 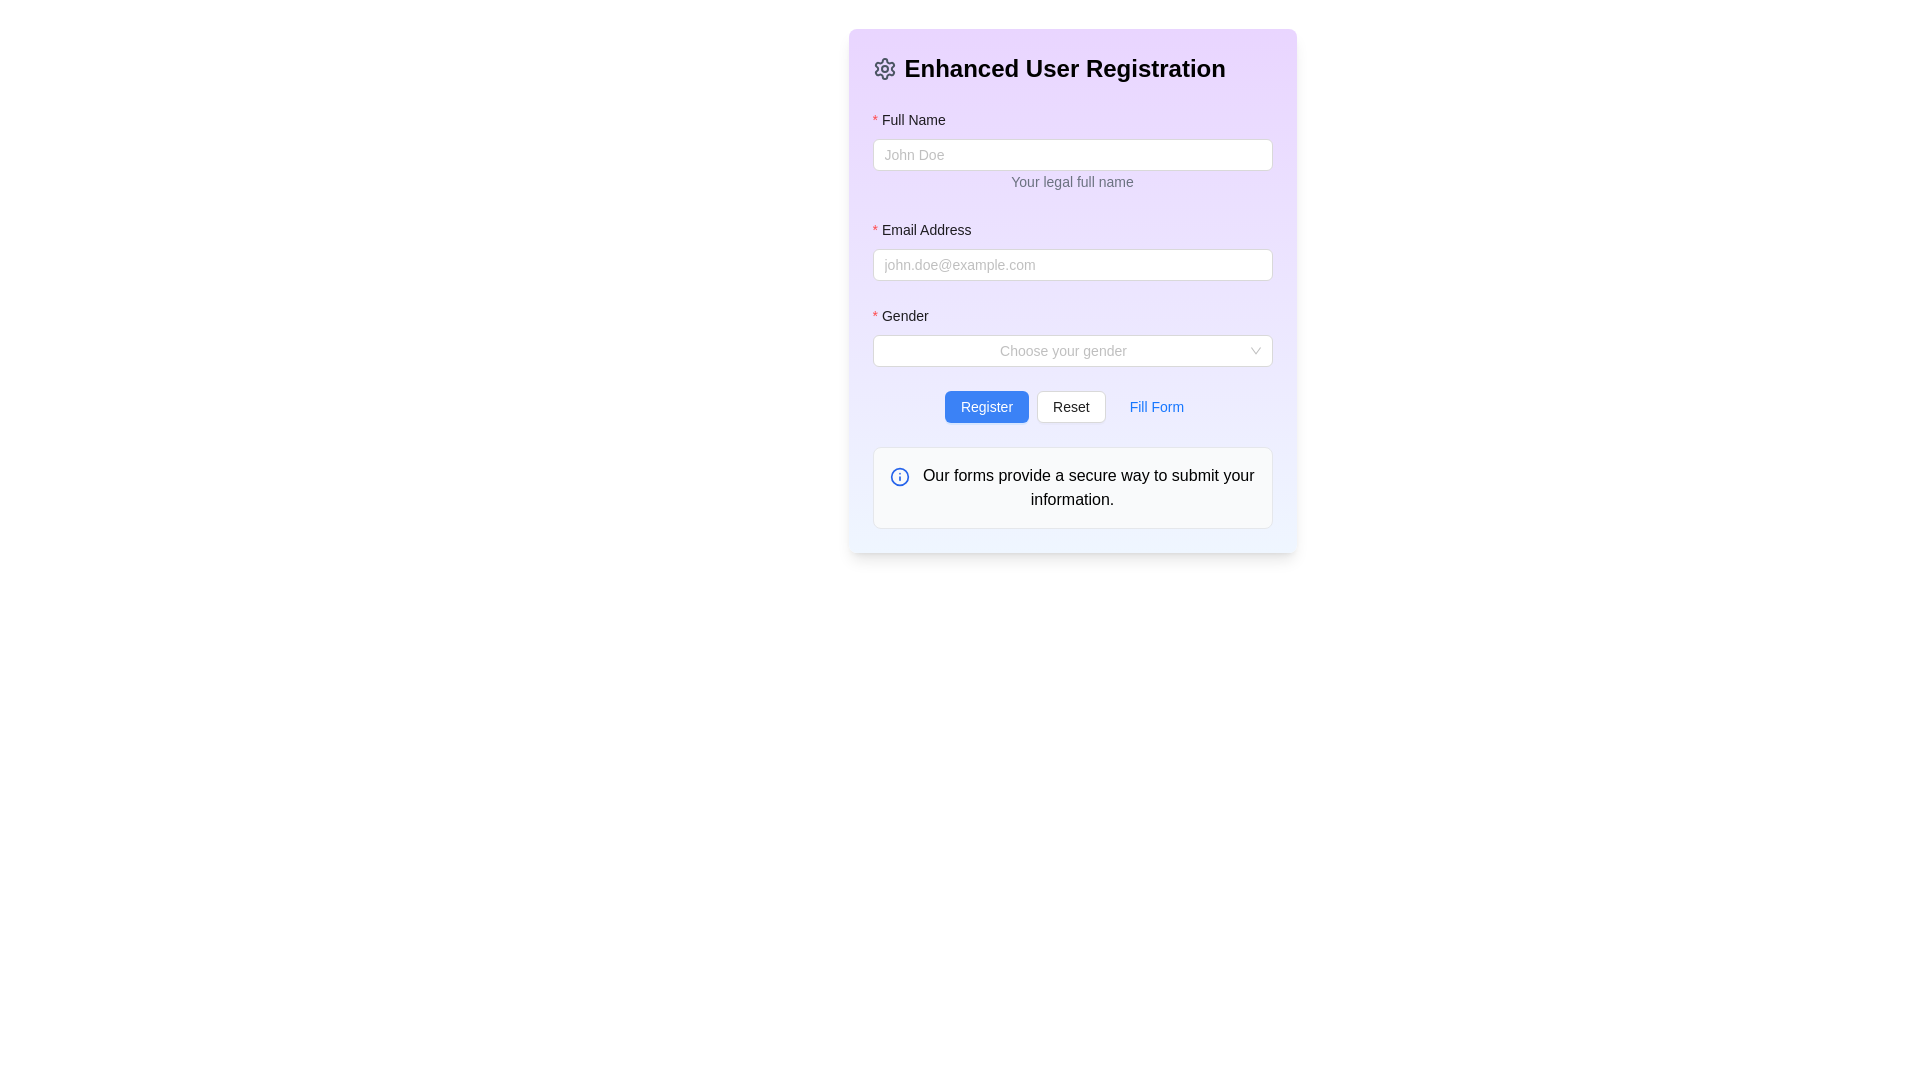 What do you see at coordinates (1064, 68) in the screenshot?
I see `the header text 'Enhanced User Registration' which is bold and large-sized, located at the top center of the form, right of the settings icon` at bounding box center [1064, 68].